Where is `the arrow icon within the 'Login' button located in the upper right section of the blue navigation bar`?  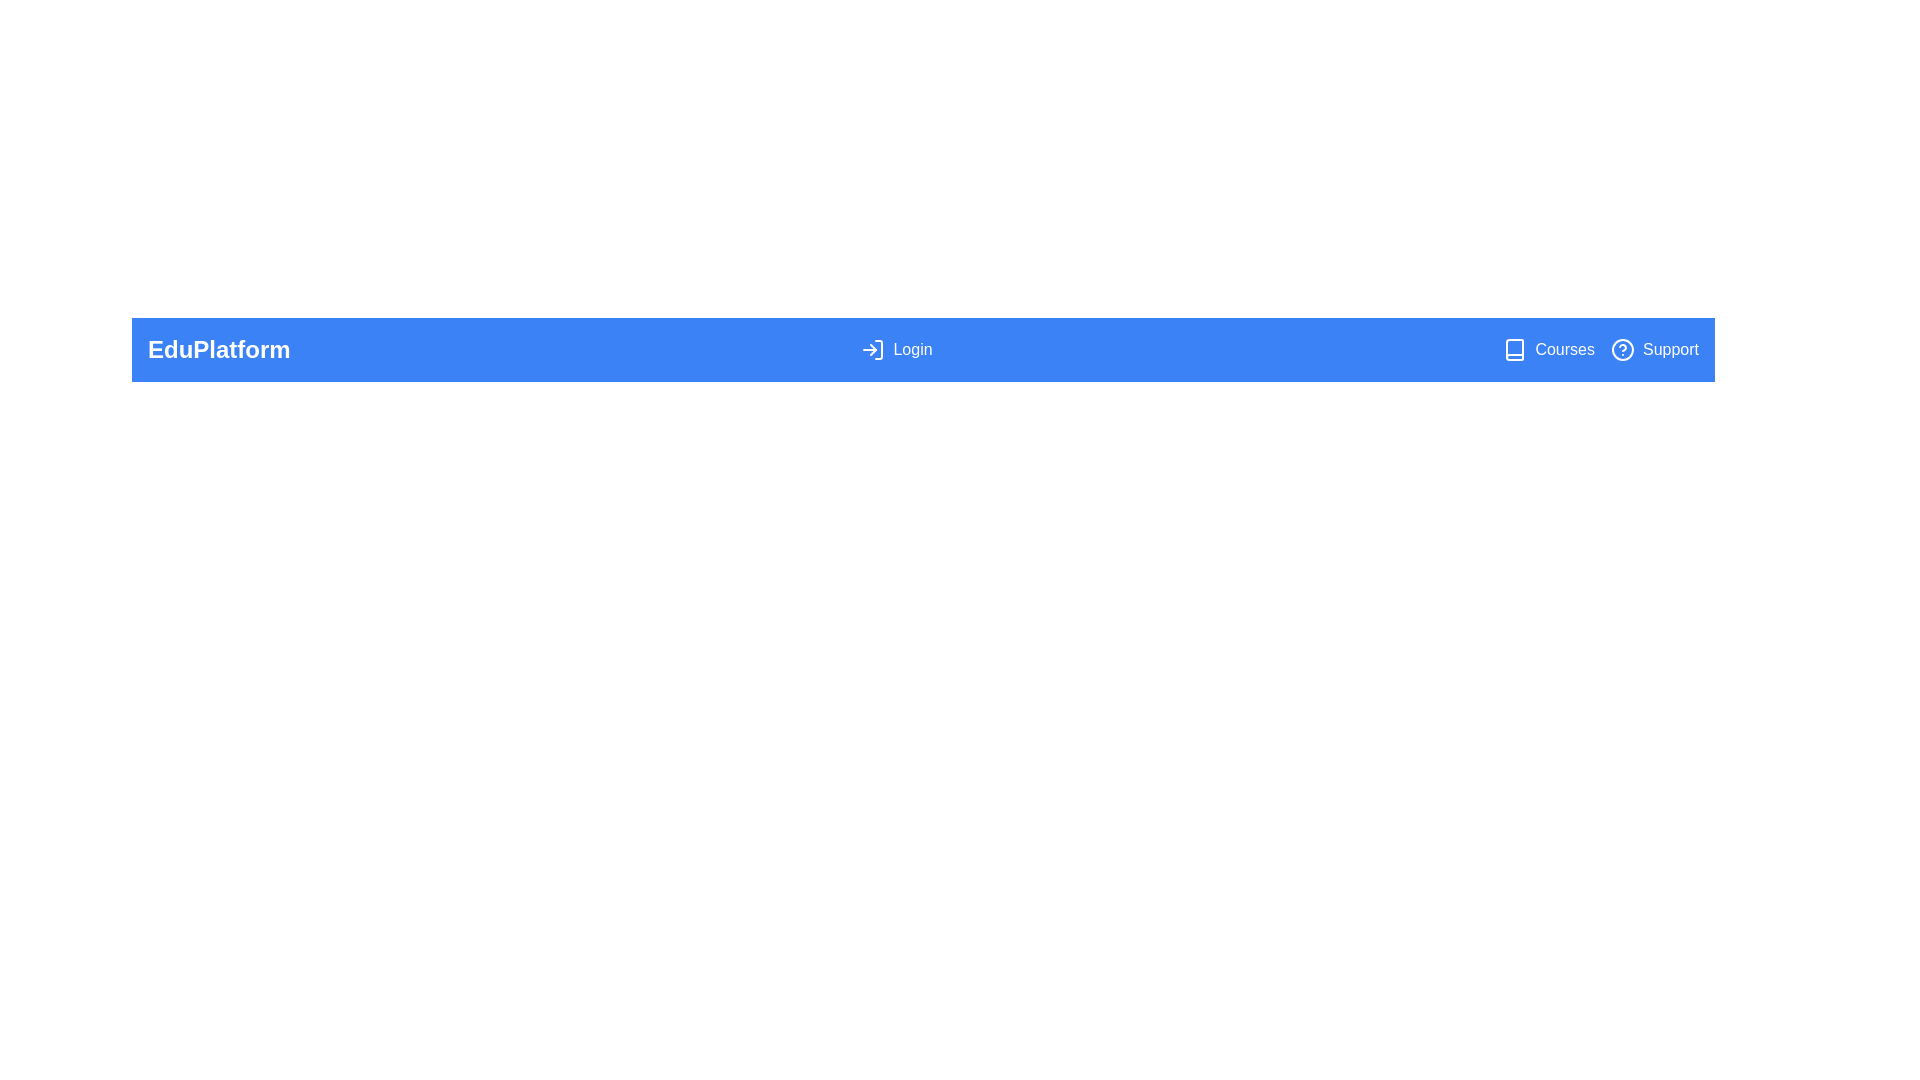 the arrow icon within the 'Login' button located in the upper right section of the blue navigation bar is located at coordinates (873, 349).